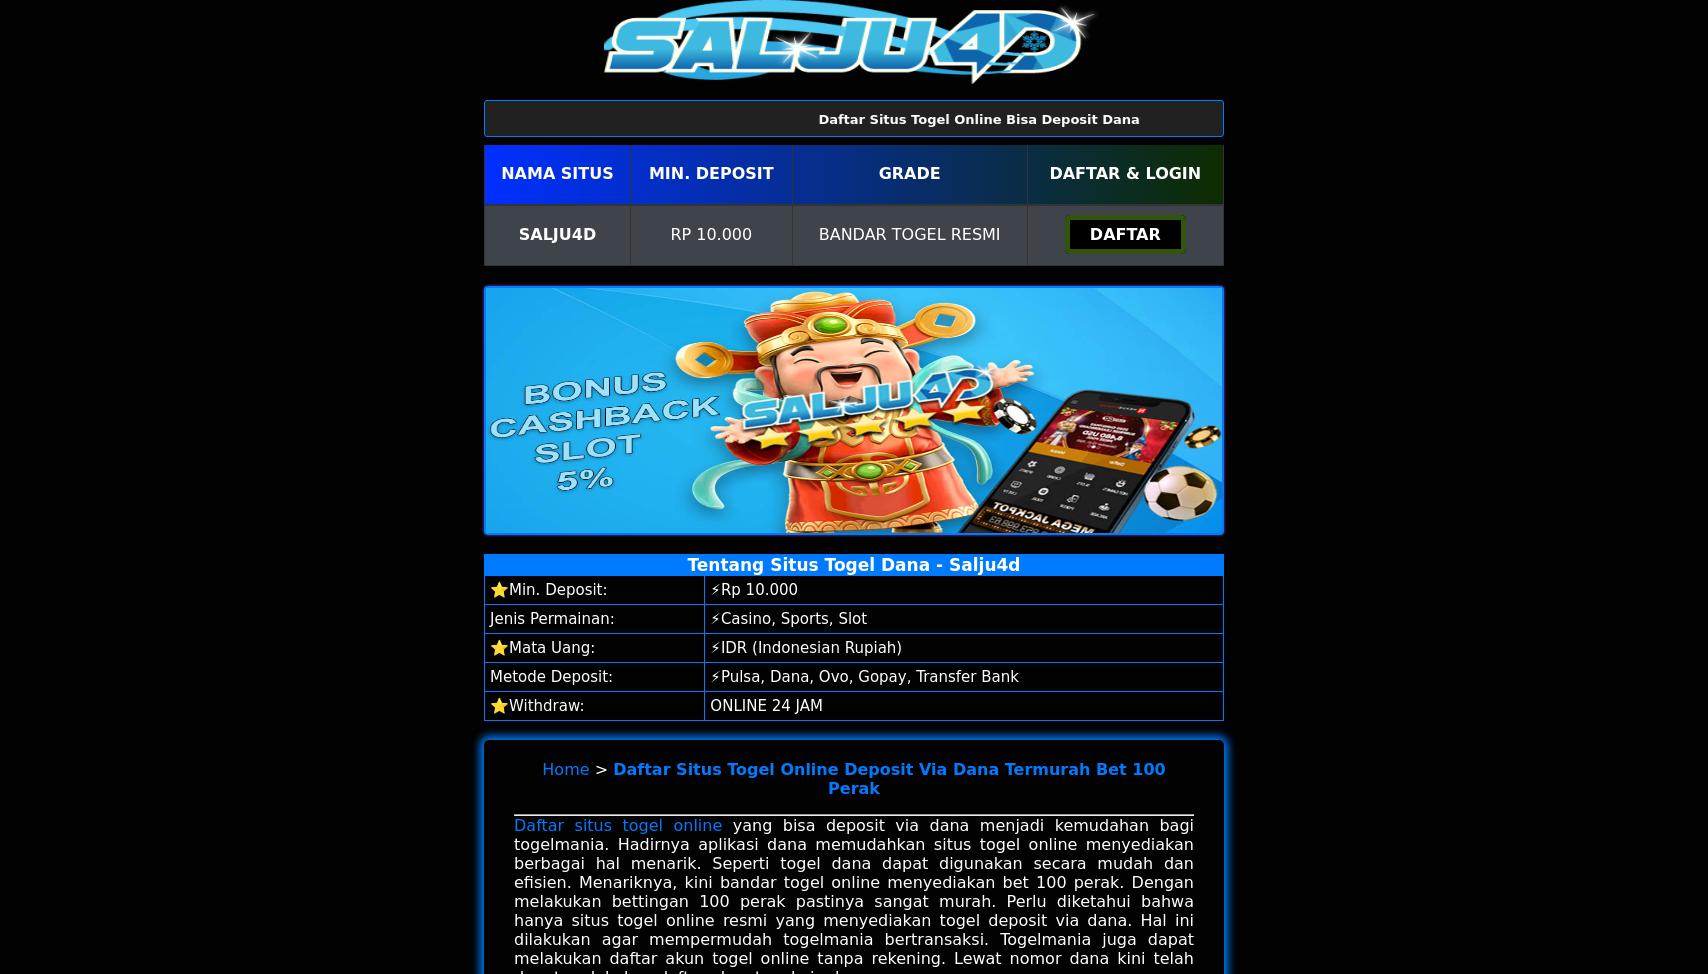 Image resolution: width=1708 pixels, height=974 pixels. What do you see at coordinates (565, 768) in the screenshot?
I see `'Home'` at bounding box center [565, 768].